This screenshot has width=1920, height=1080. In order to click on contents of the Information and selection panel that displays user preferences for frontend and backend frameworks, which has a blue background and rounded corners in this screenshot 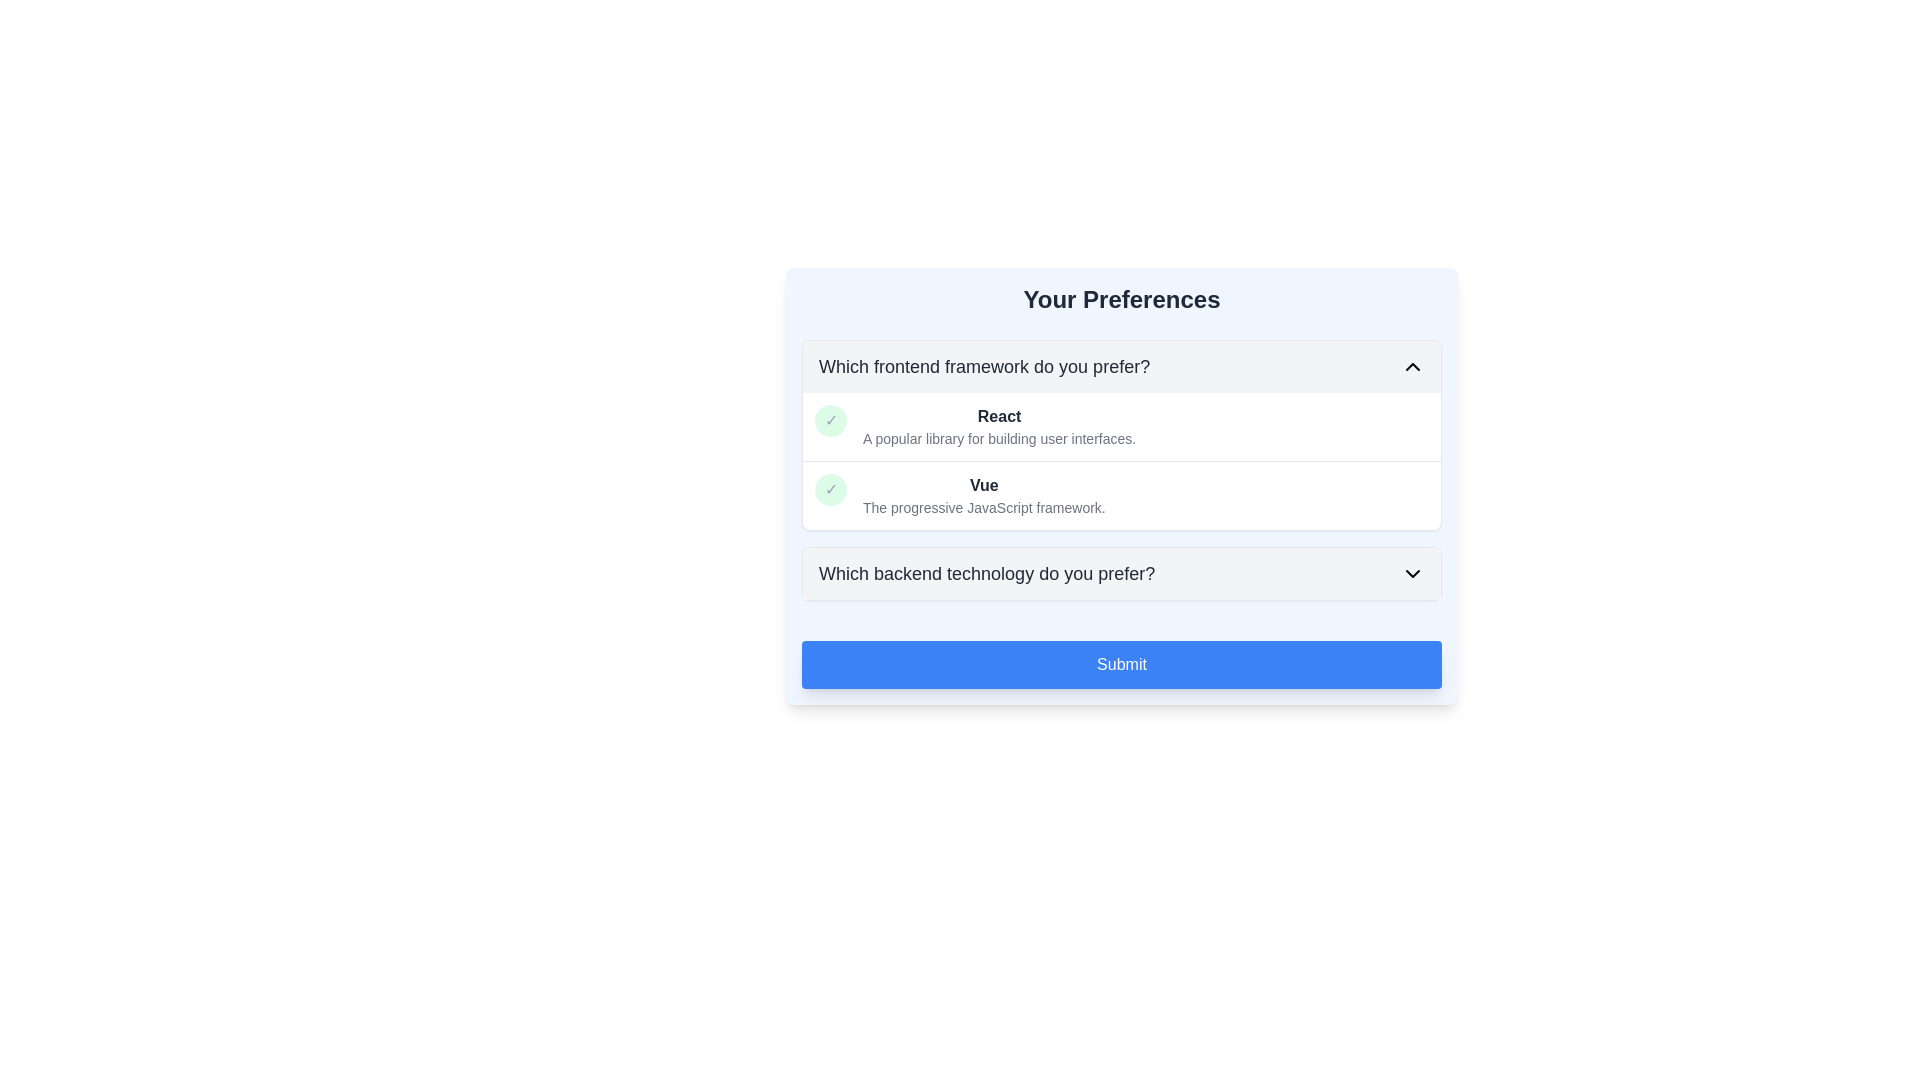, I will do `click(1122, 486)`.